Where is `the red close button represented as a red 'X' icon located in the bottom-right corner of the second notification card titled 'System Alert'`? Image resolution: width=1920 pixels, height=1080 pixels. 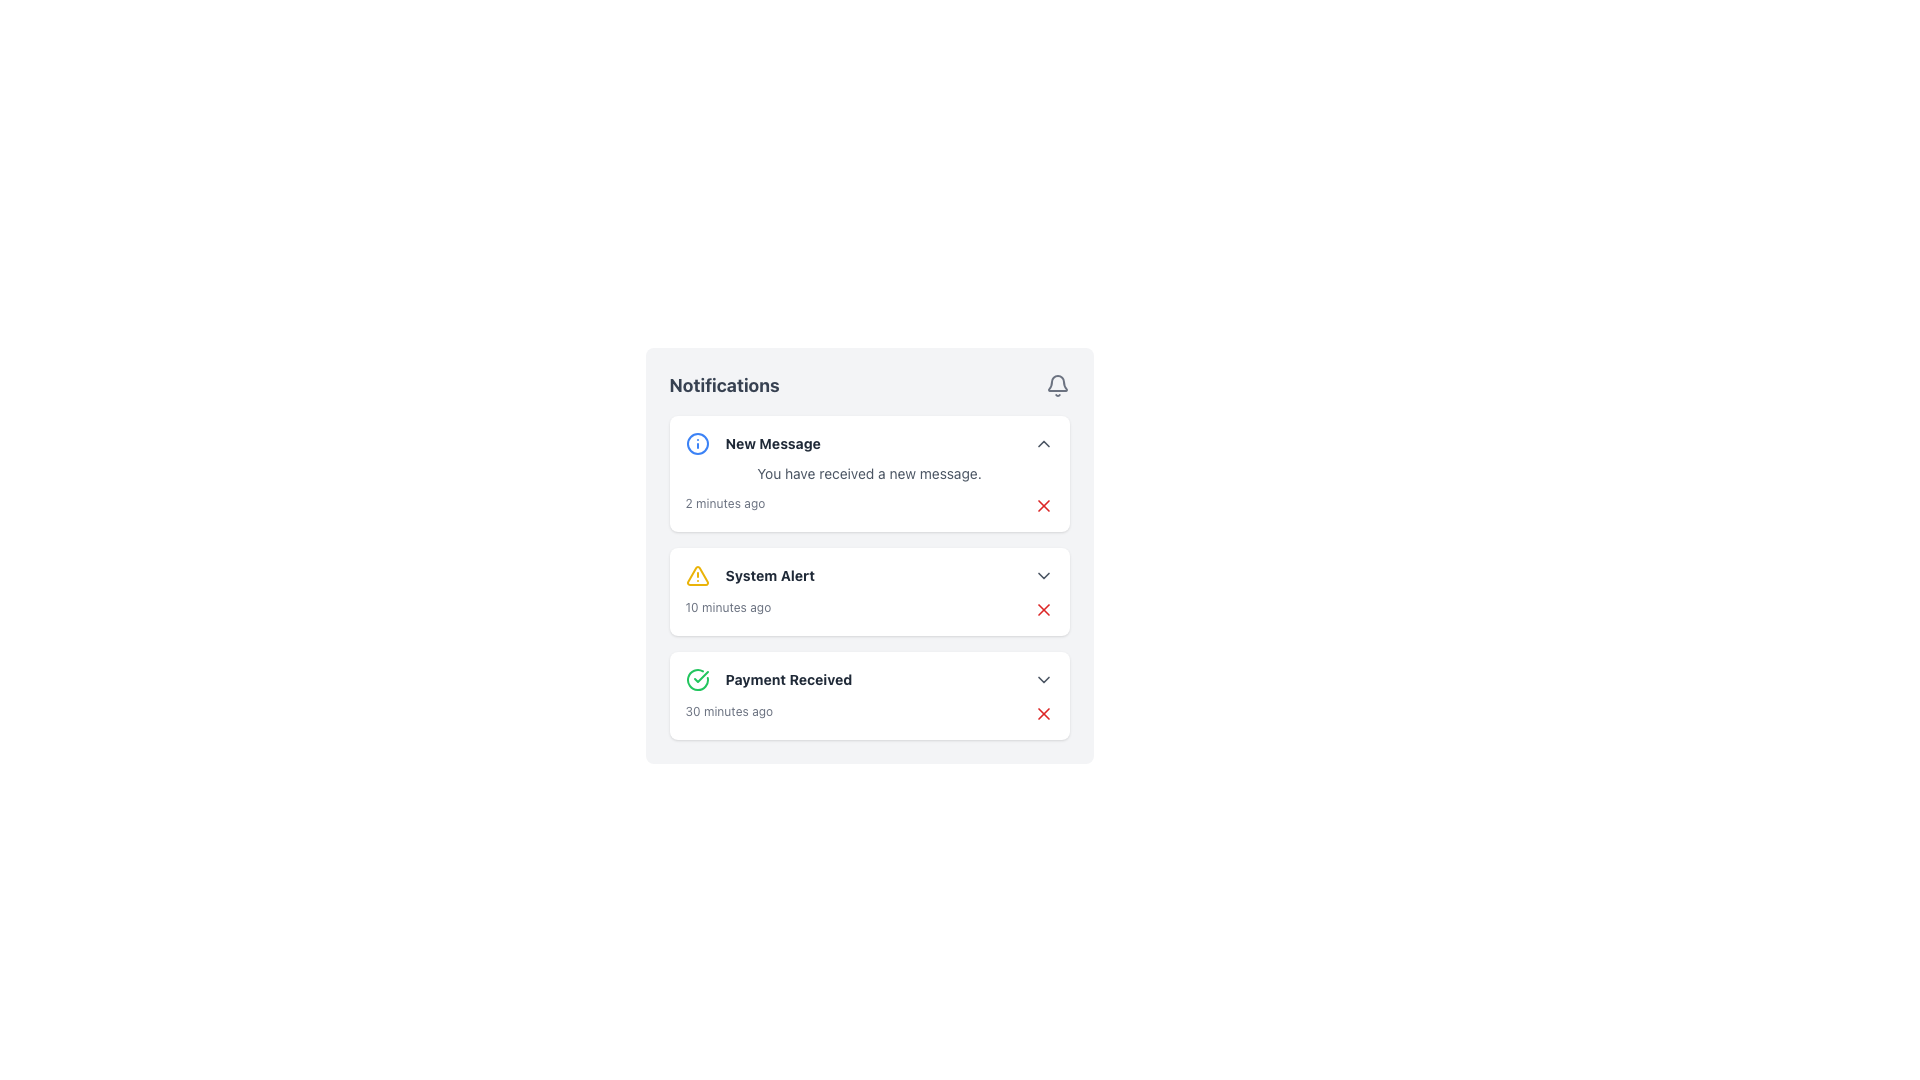 the red close button represented as a red 'X' icon located in the bottom-right corner of the second notification card titled 'System Alert' is located at coordinates (1042, 608).